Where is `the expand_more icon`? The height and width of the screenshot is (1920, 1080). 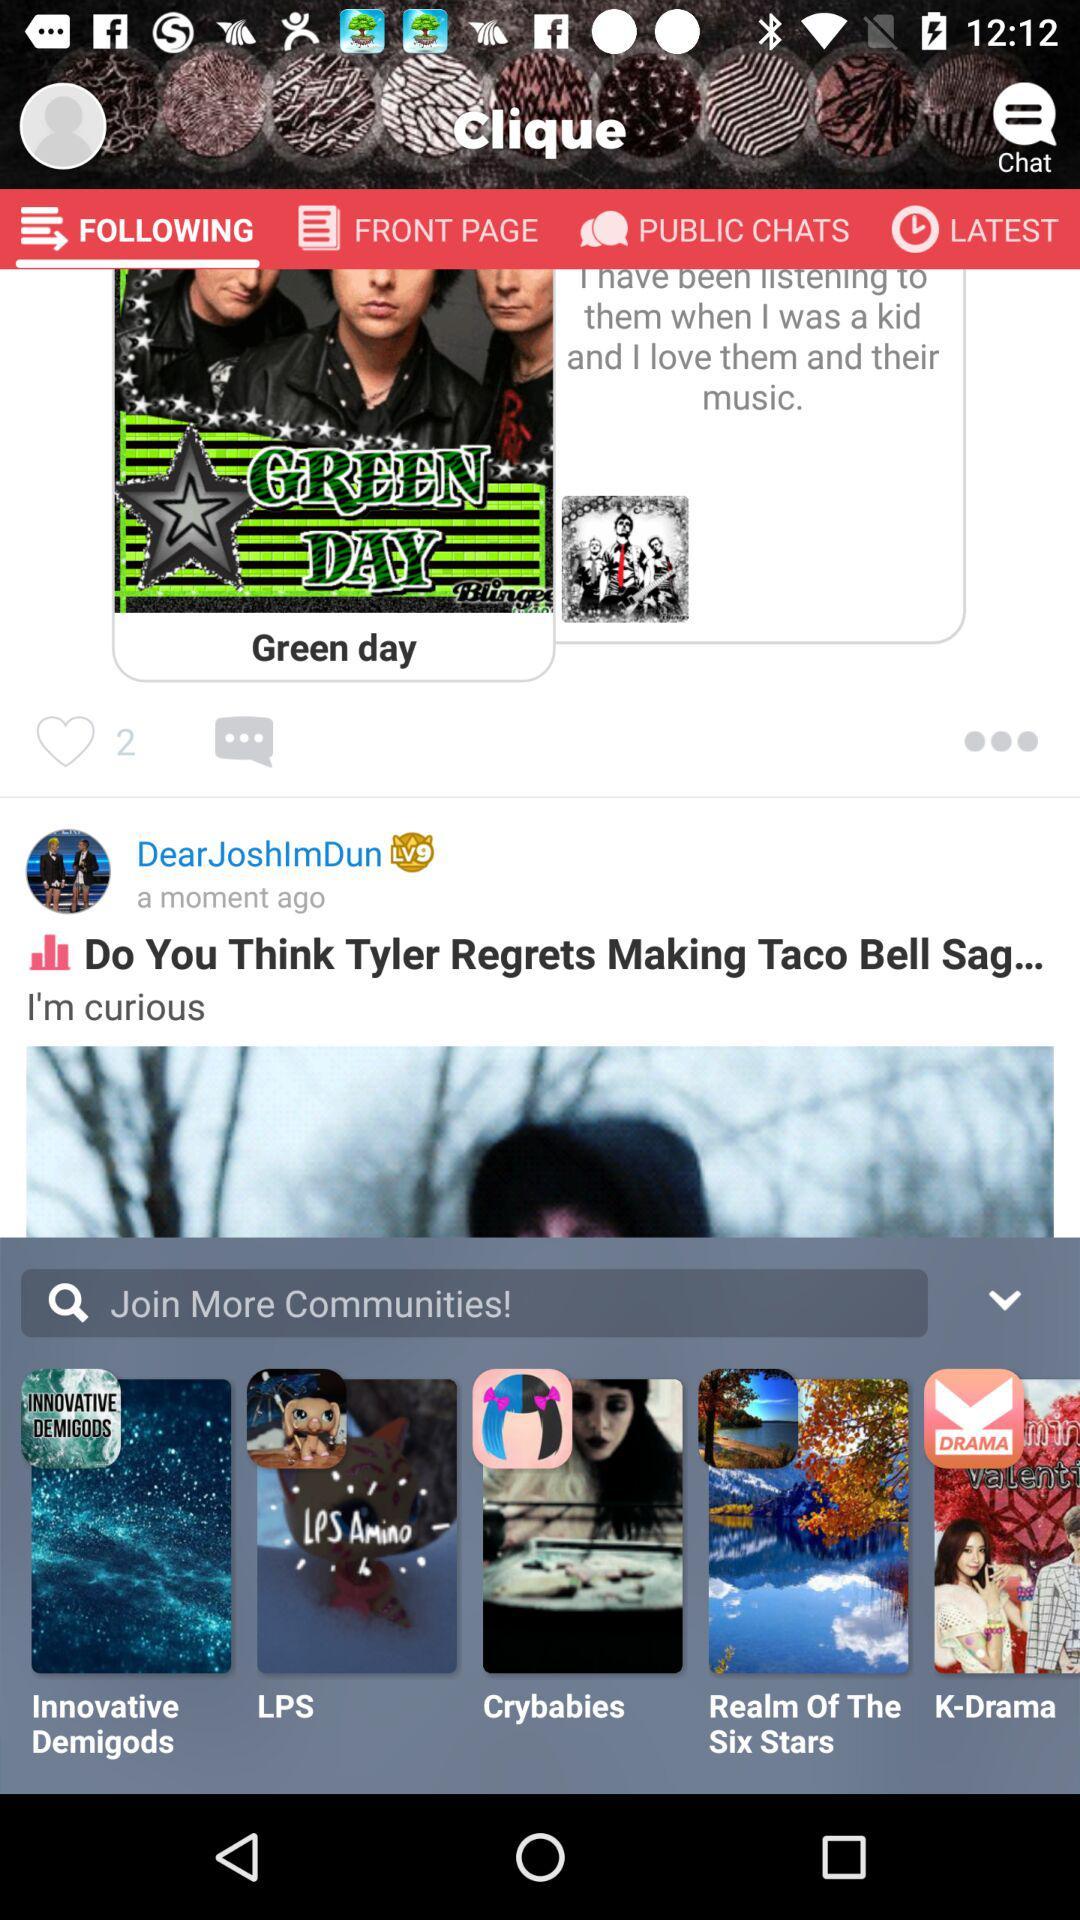
the expand_more icon is located at coordinates (1003, 1297).